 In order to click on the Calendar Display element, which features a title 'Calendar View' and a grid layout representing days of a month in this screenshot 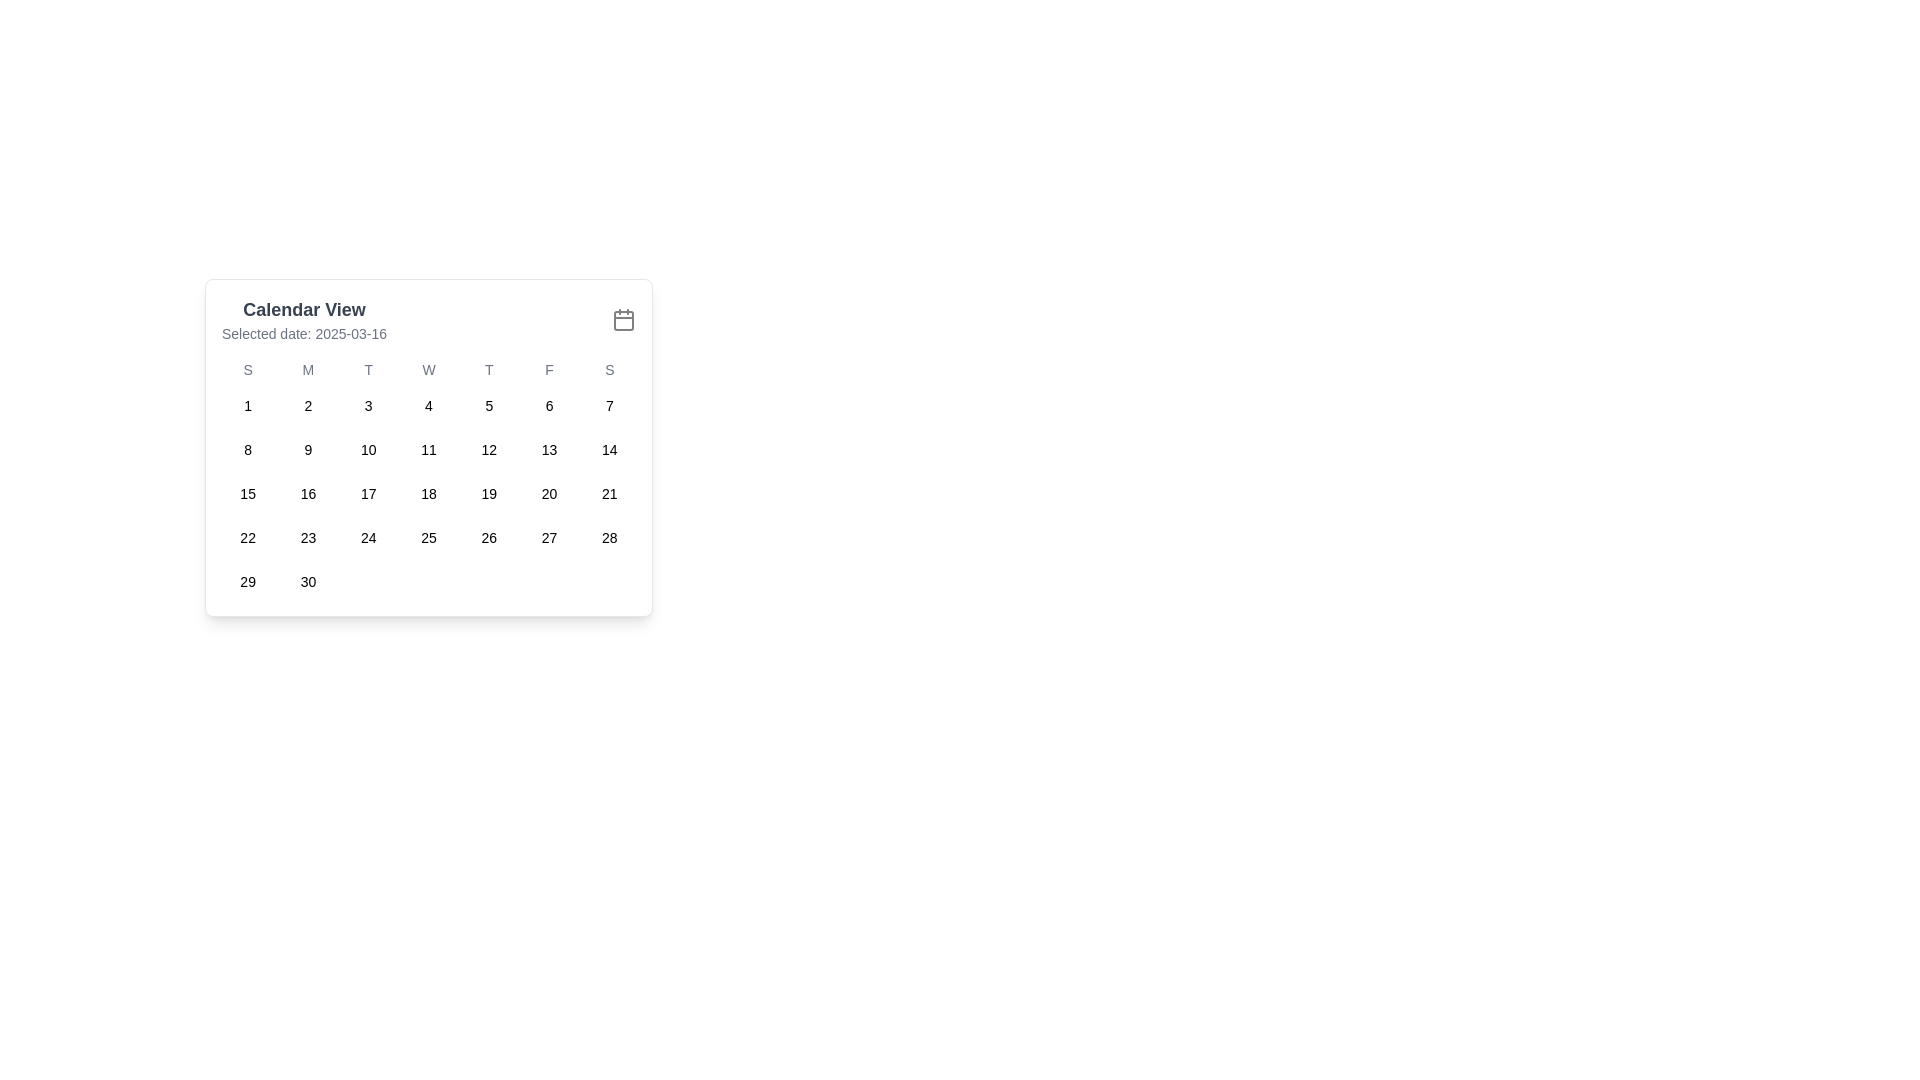, I will do `click(427, 446)`.